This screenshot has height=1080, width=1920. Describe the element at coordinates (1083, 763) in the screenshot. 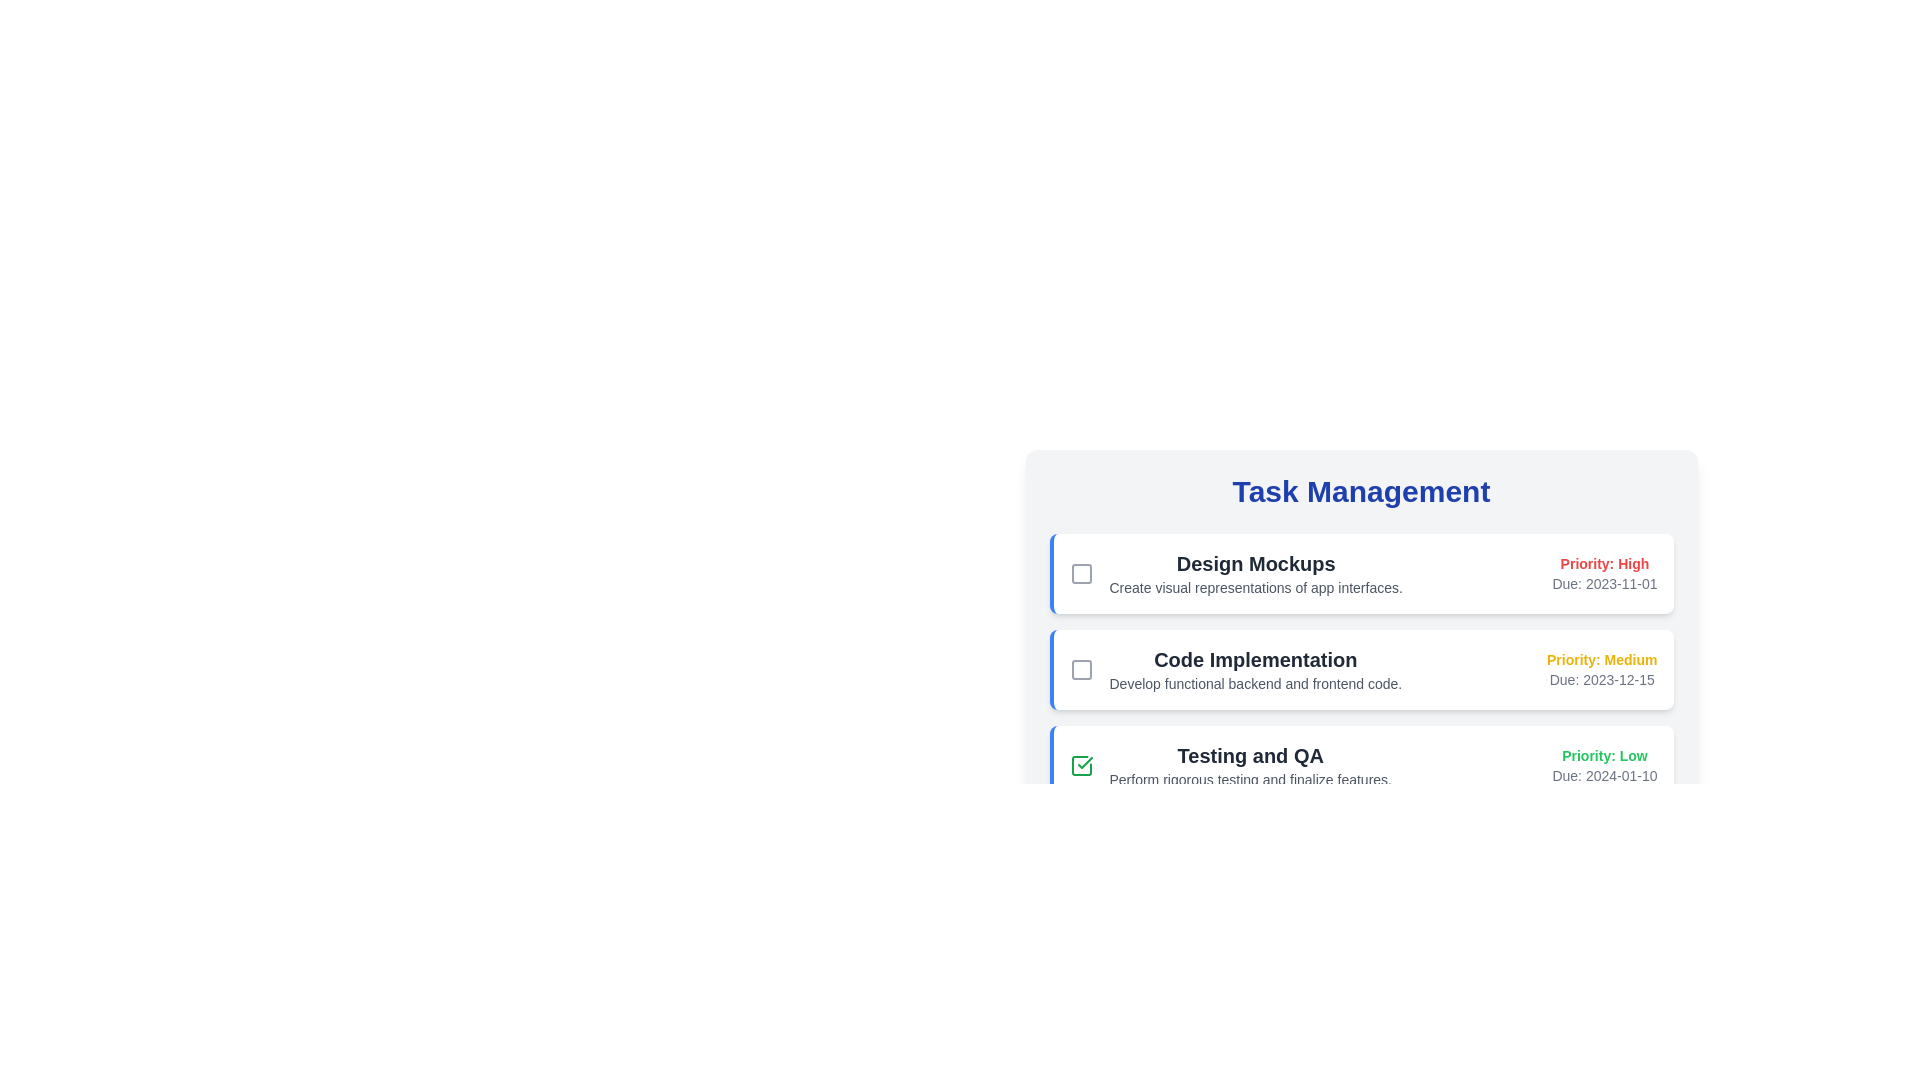

I see `the Checkmark icon indicating the completed status of the 'Testing and QA' task` at that location.